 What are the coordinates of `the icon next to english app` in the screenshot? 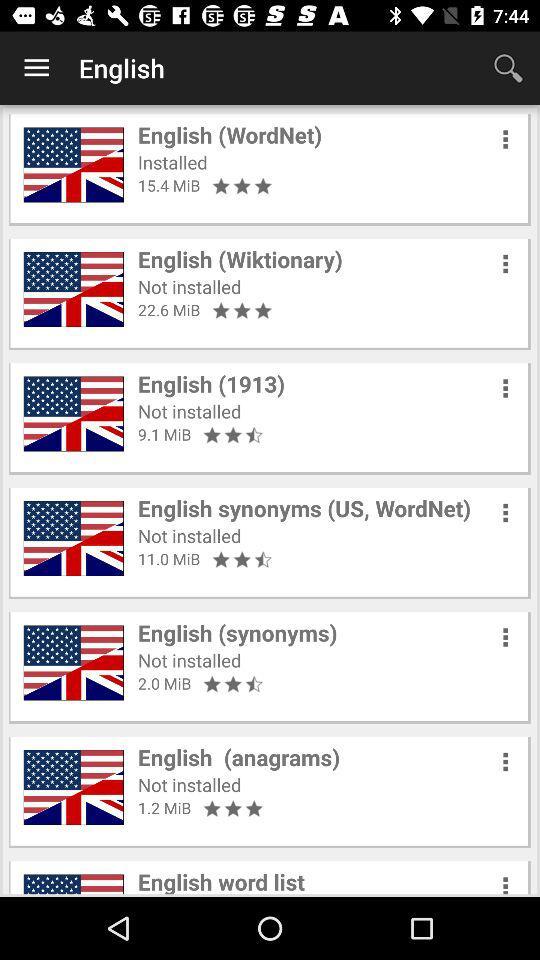 It's located at (508, 68).